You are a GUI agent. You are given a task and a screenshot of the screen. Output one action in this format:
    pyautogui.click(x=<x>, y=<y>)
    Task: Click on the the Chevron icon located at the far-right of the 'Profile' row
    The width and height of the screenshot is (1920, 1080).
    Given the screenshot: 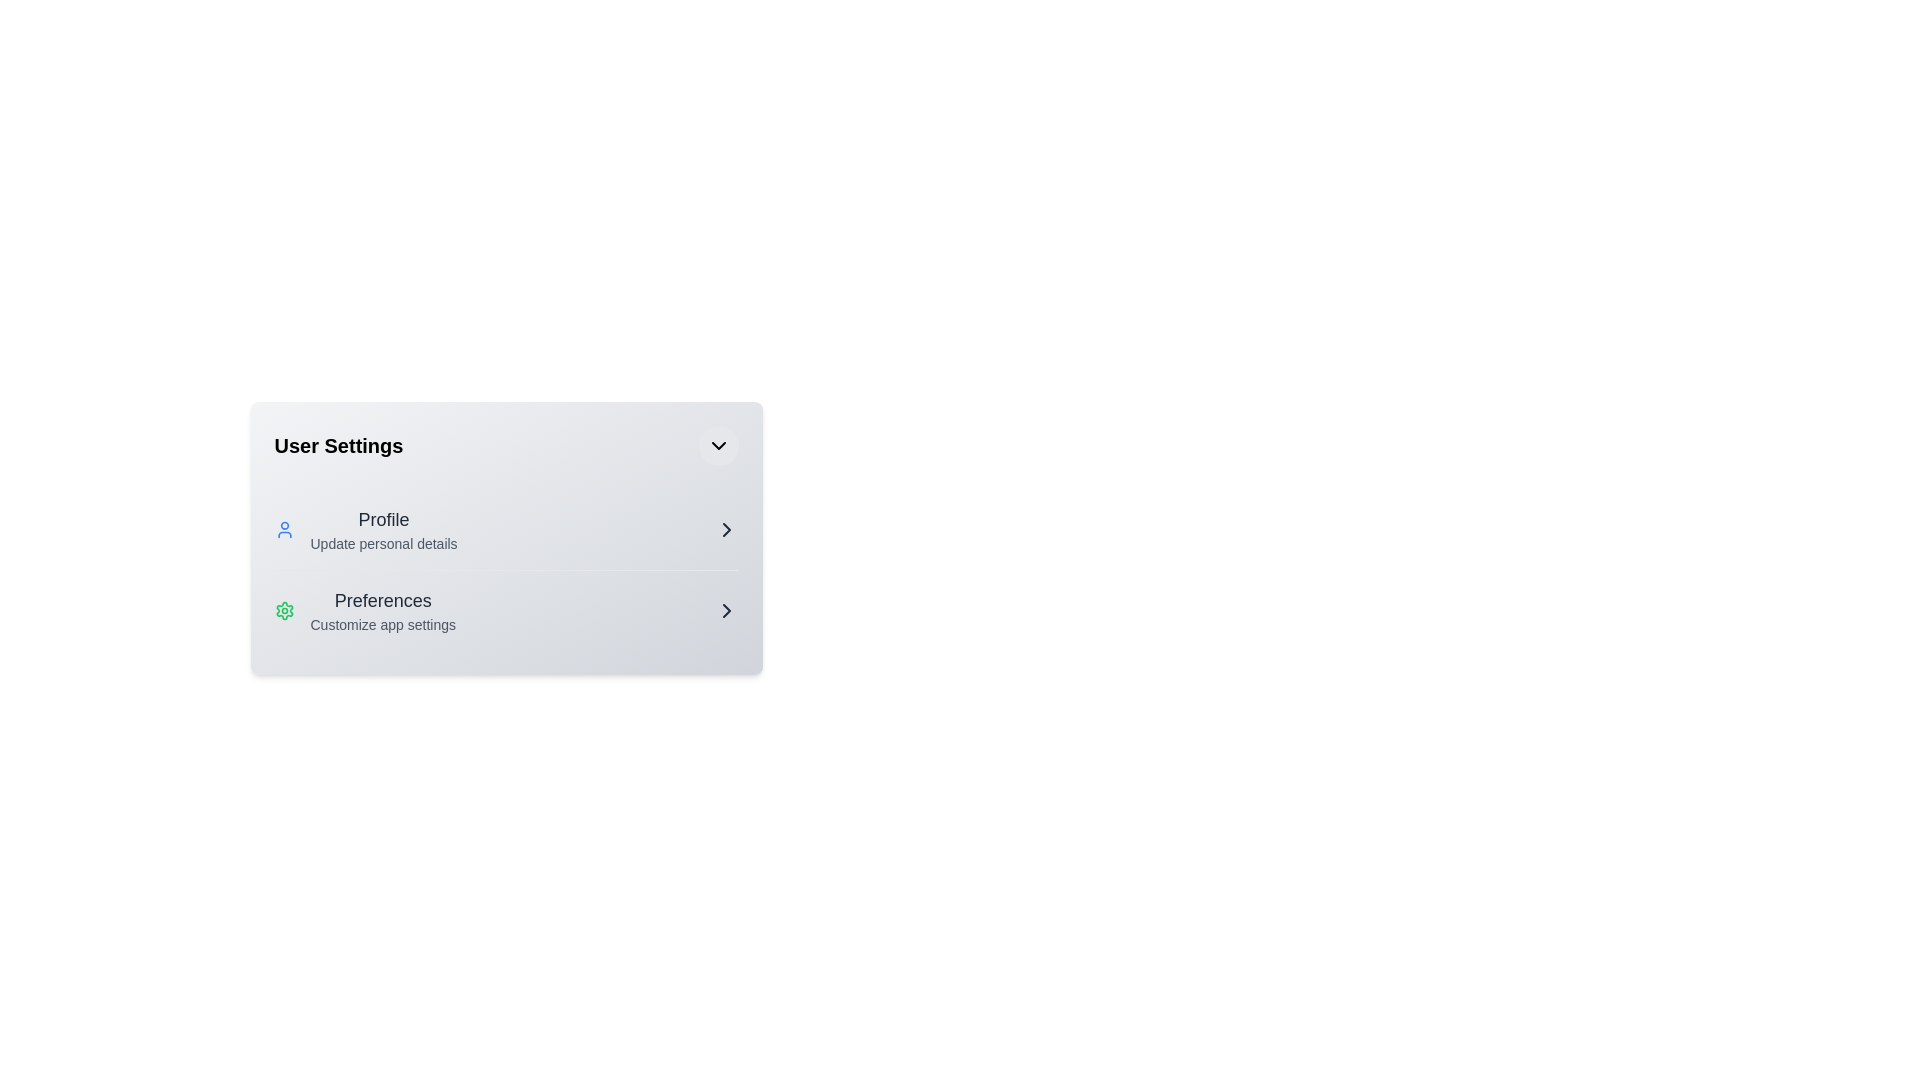 What is the action you would take?
    pyautogui.click(x=725, y=528)
    